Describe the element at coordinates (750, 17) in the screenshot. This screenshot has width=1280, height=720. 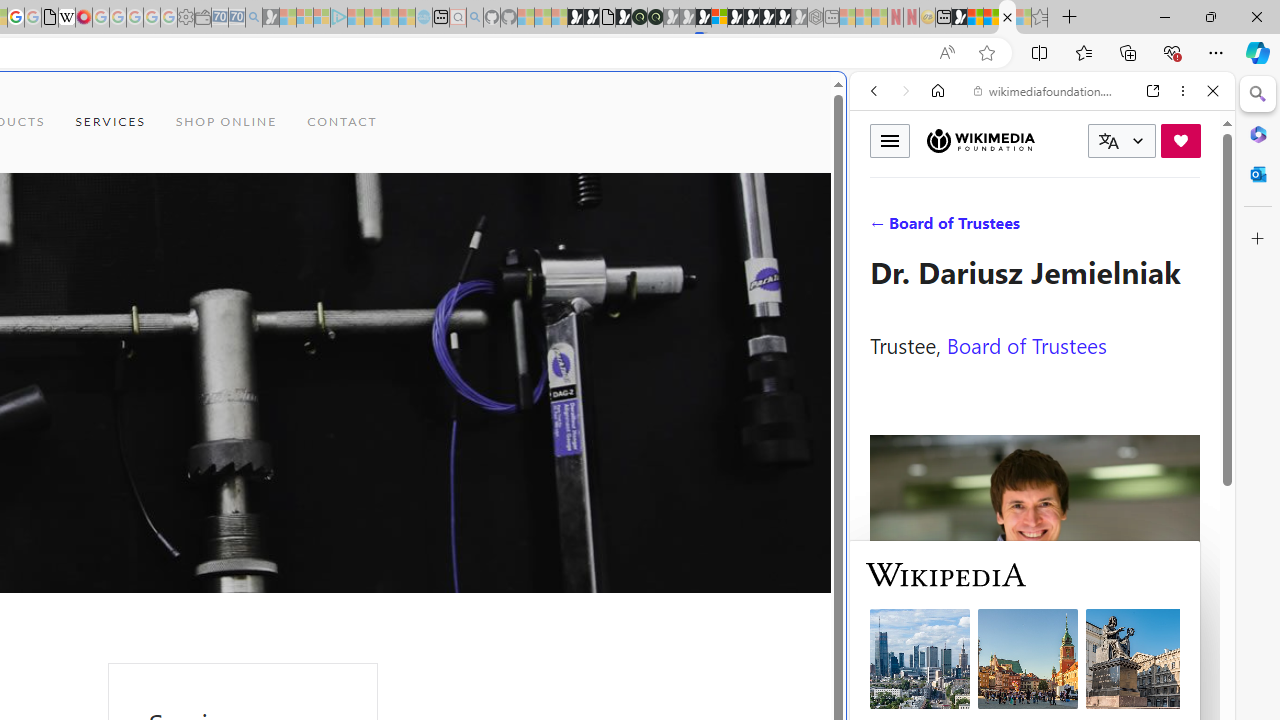
I see `'Play Free Online Games | Games from Microsoft Start'` at that location.